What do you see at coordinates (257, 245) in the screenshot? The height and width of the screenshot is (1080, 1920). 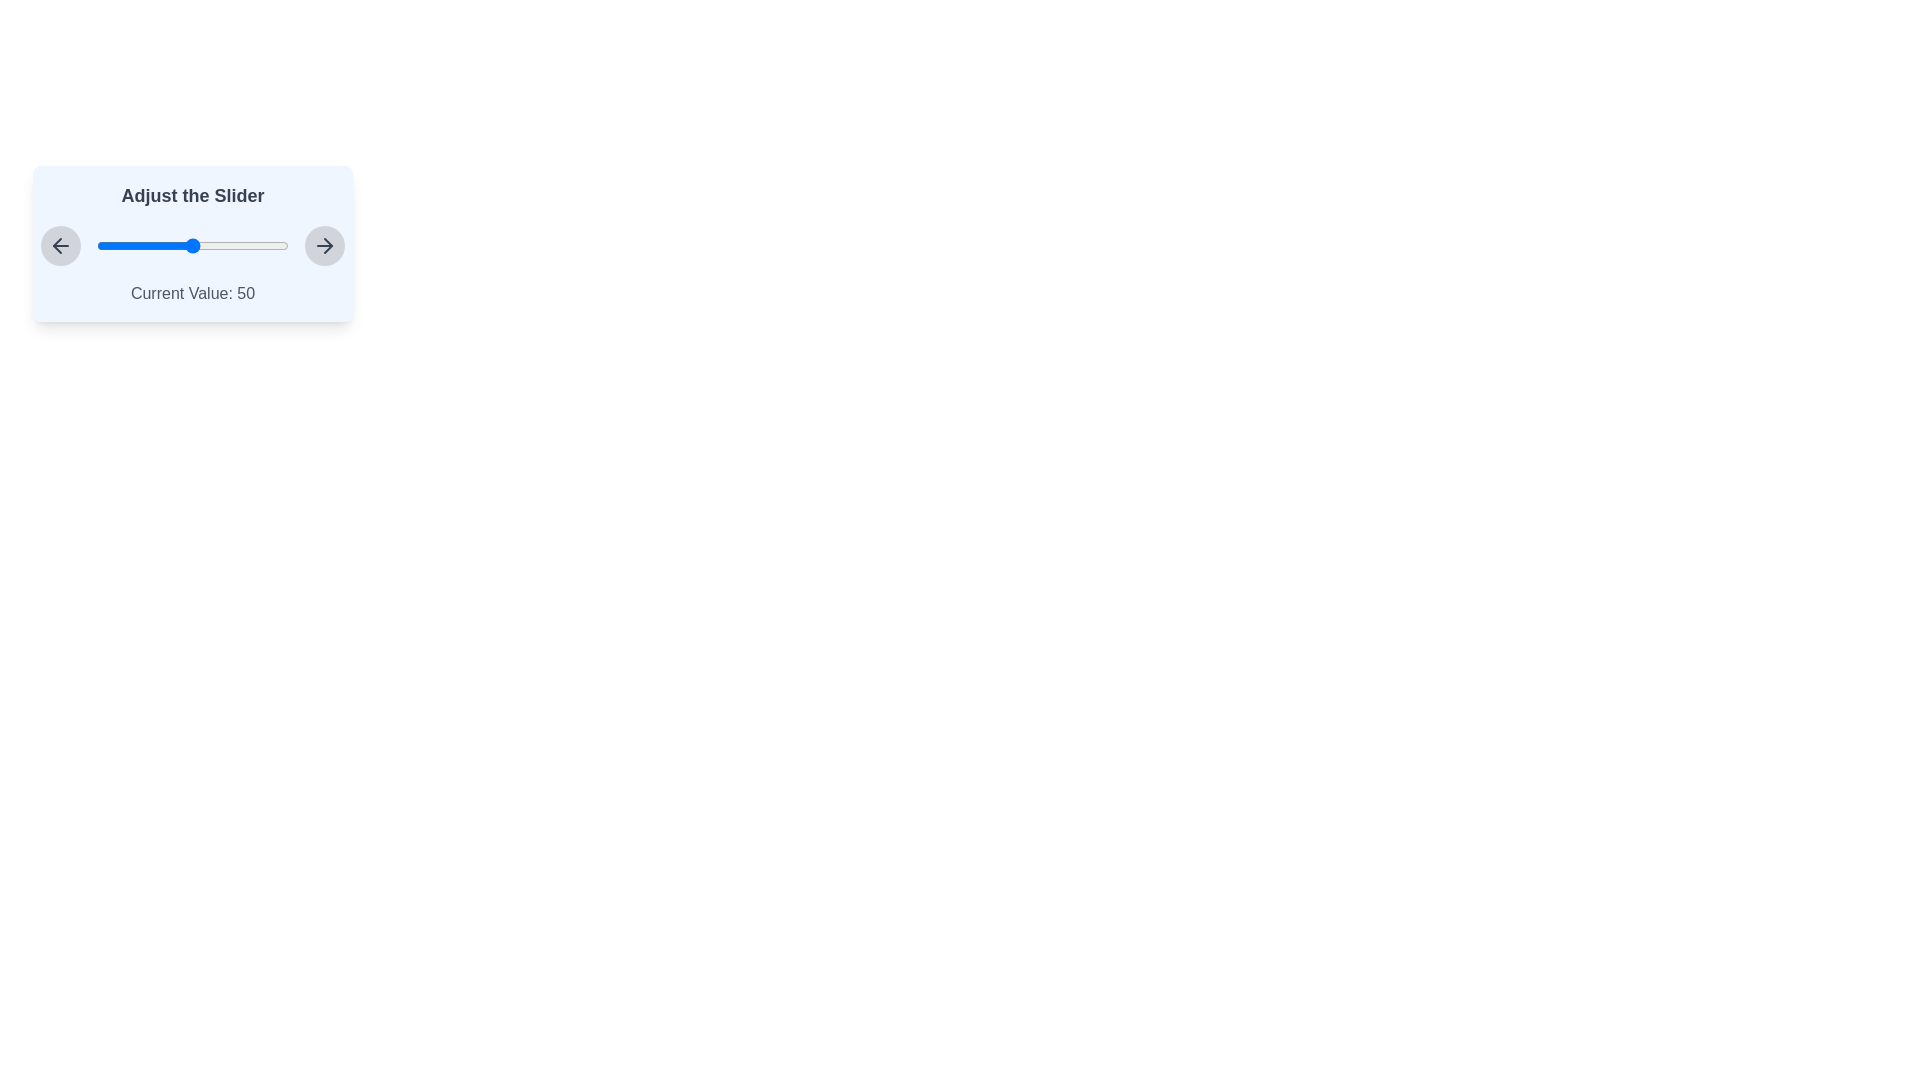 I see `the slider` at bounding box center [257, 245].